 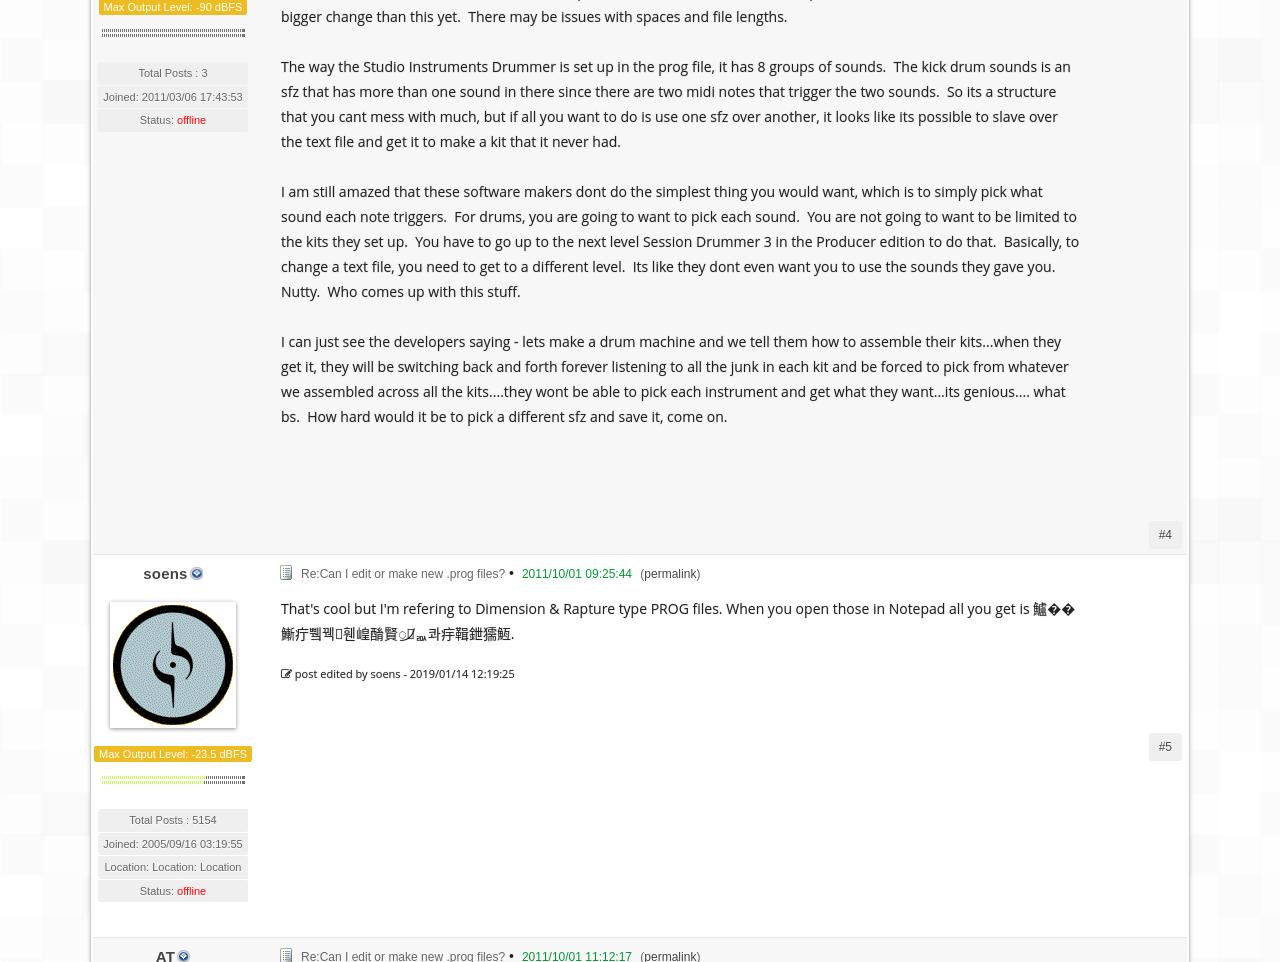 What do you see at coordinates (575, 574) in the screenshot?
I see `'2011/10/01 09:25:44'` at bounding box center [575, 574].